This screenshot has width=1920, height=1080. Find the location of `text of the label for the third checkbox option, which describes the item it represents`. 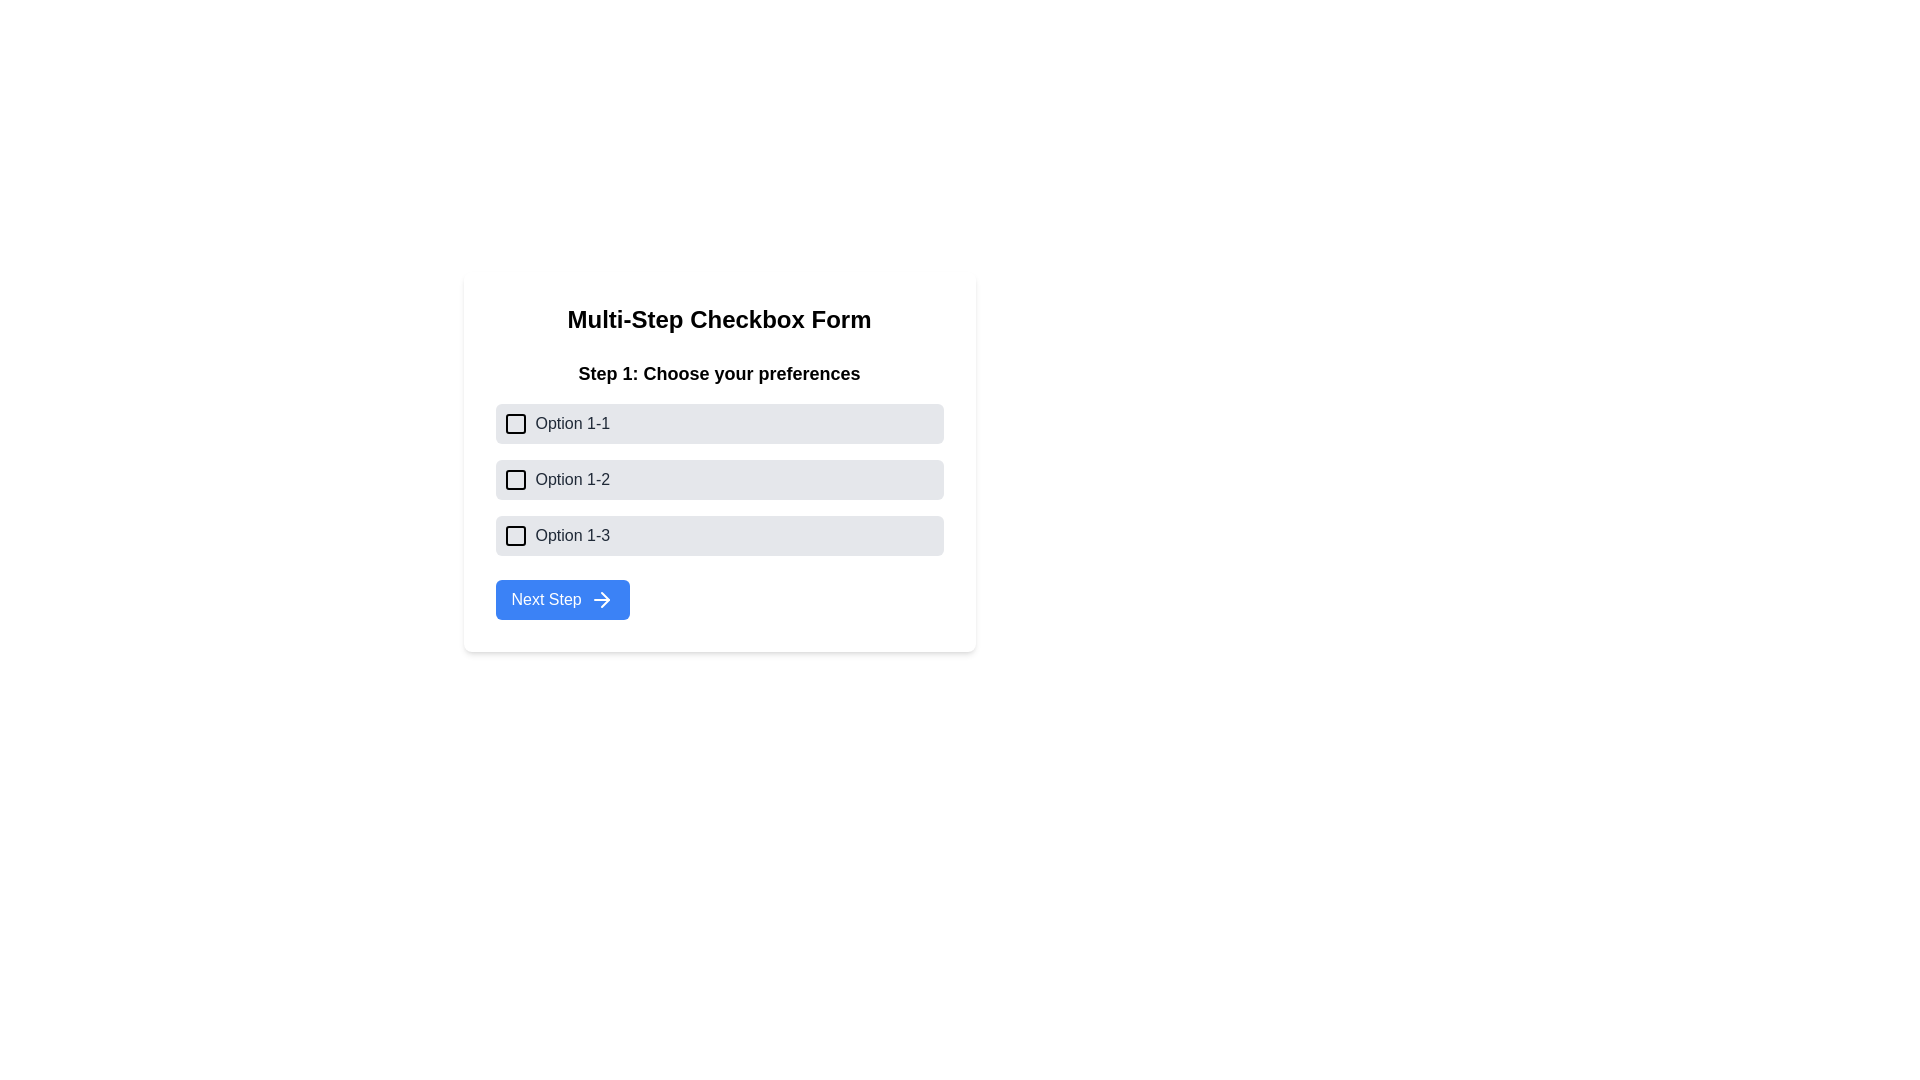

text of the label for the third checkbox option, which describes the item it represents is located at coordinates (571, 535).